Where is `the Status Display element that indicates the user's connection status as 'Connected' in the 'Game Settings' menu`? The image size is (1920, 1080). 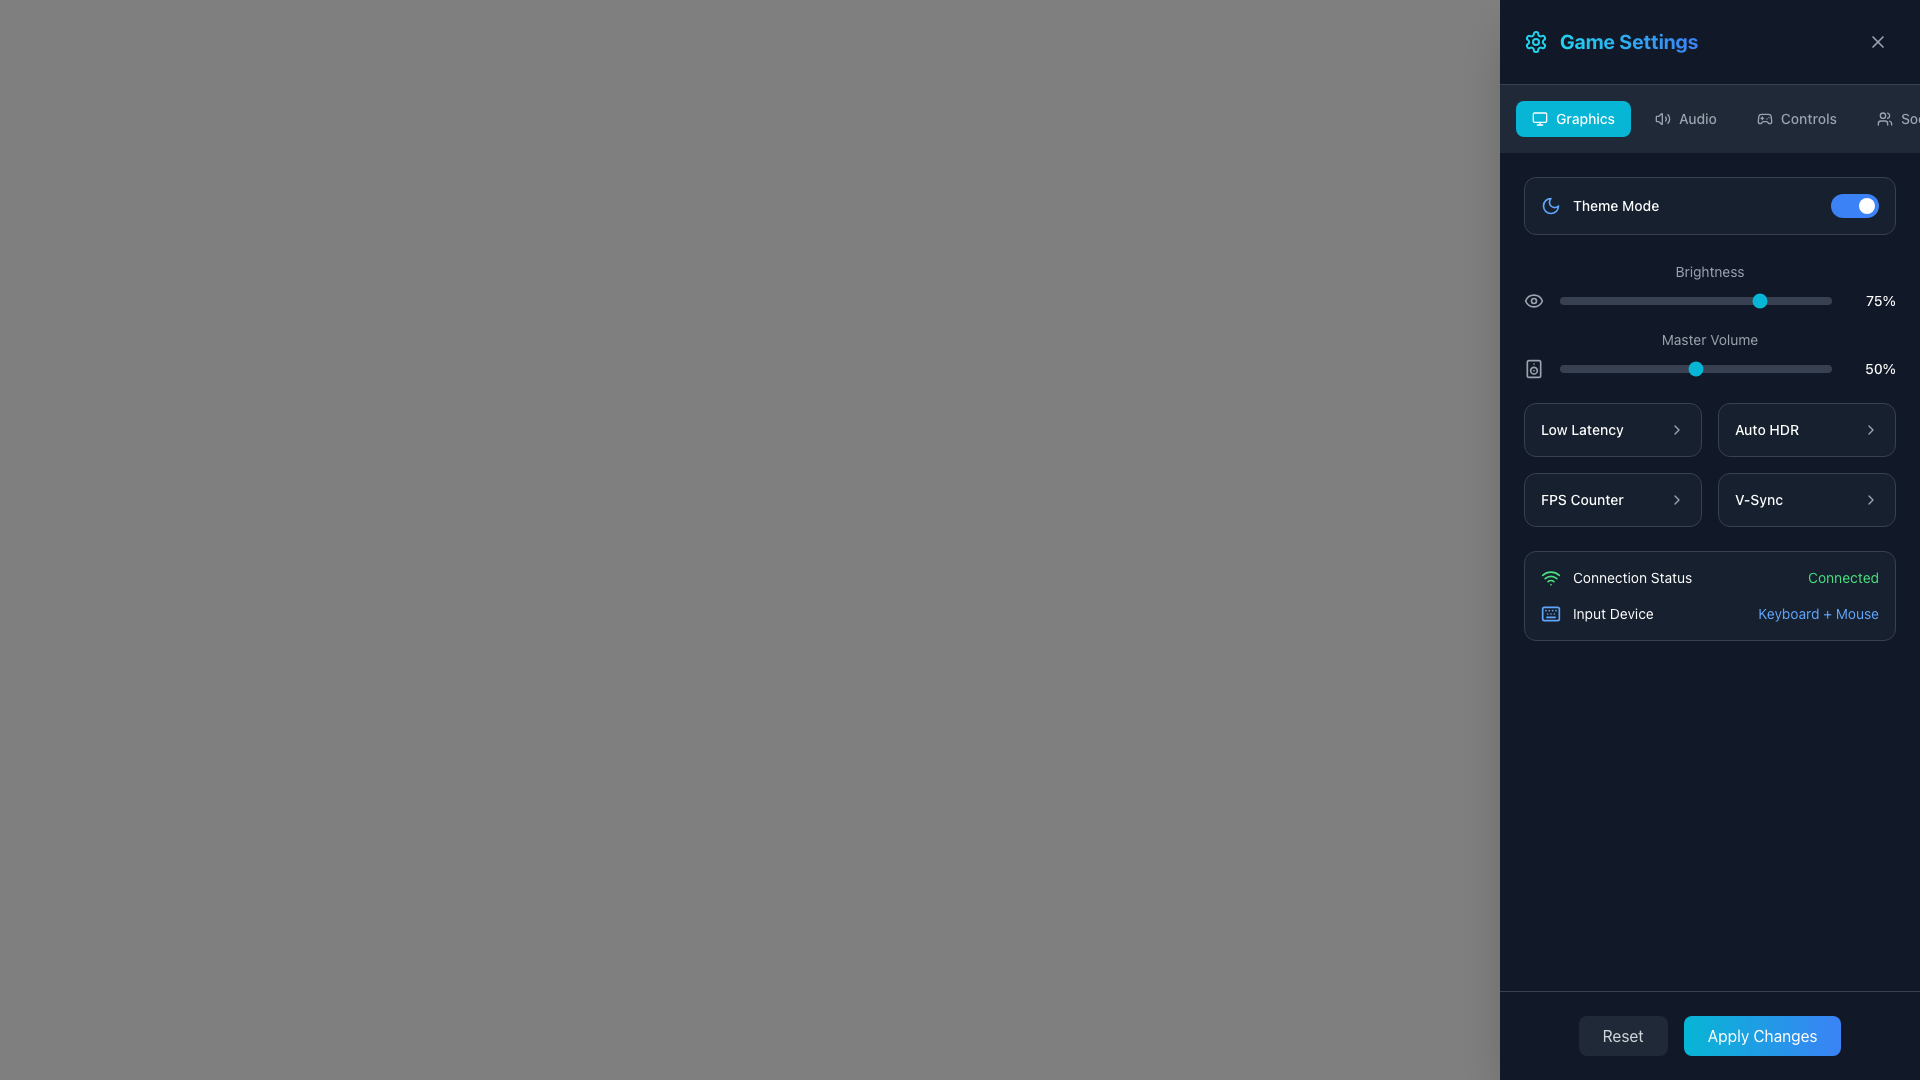 the Status Display element that indicates the user's connection status as 'Connected' in the 'Game Settings' menu is located at coordinates (1708, 578).